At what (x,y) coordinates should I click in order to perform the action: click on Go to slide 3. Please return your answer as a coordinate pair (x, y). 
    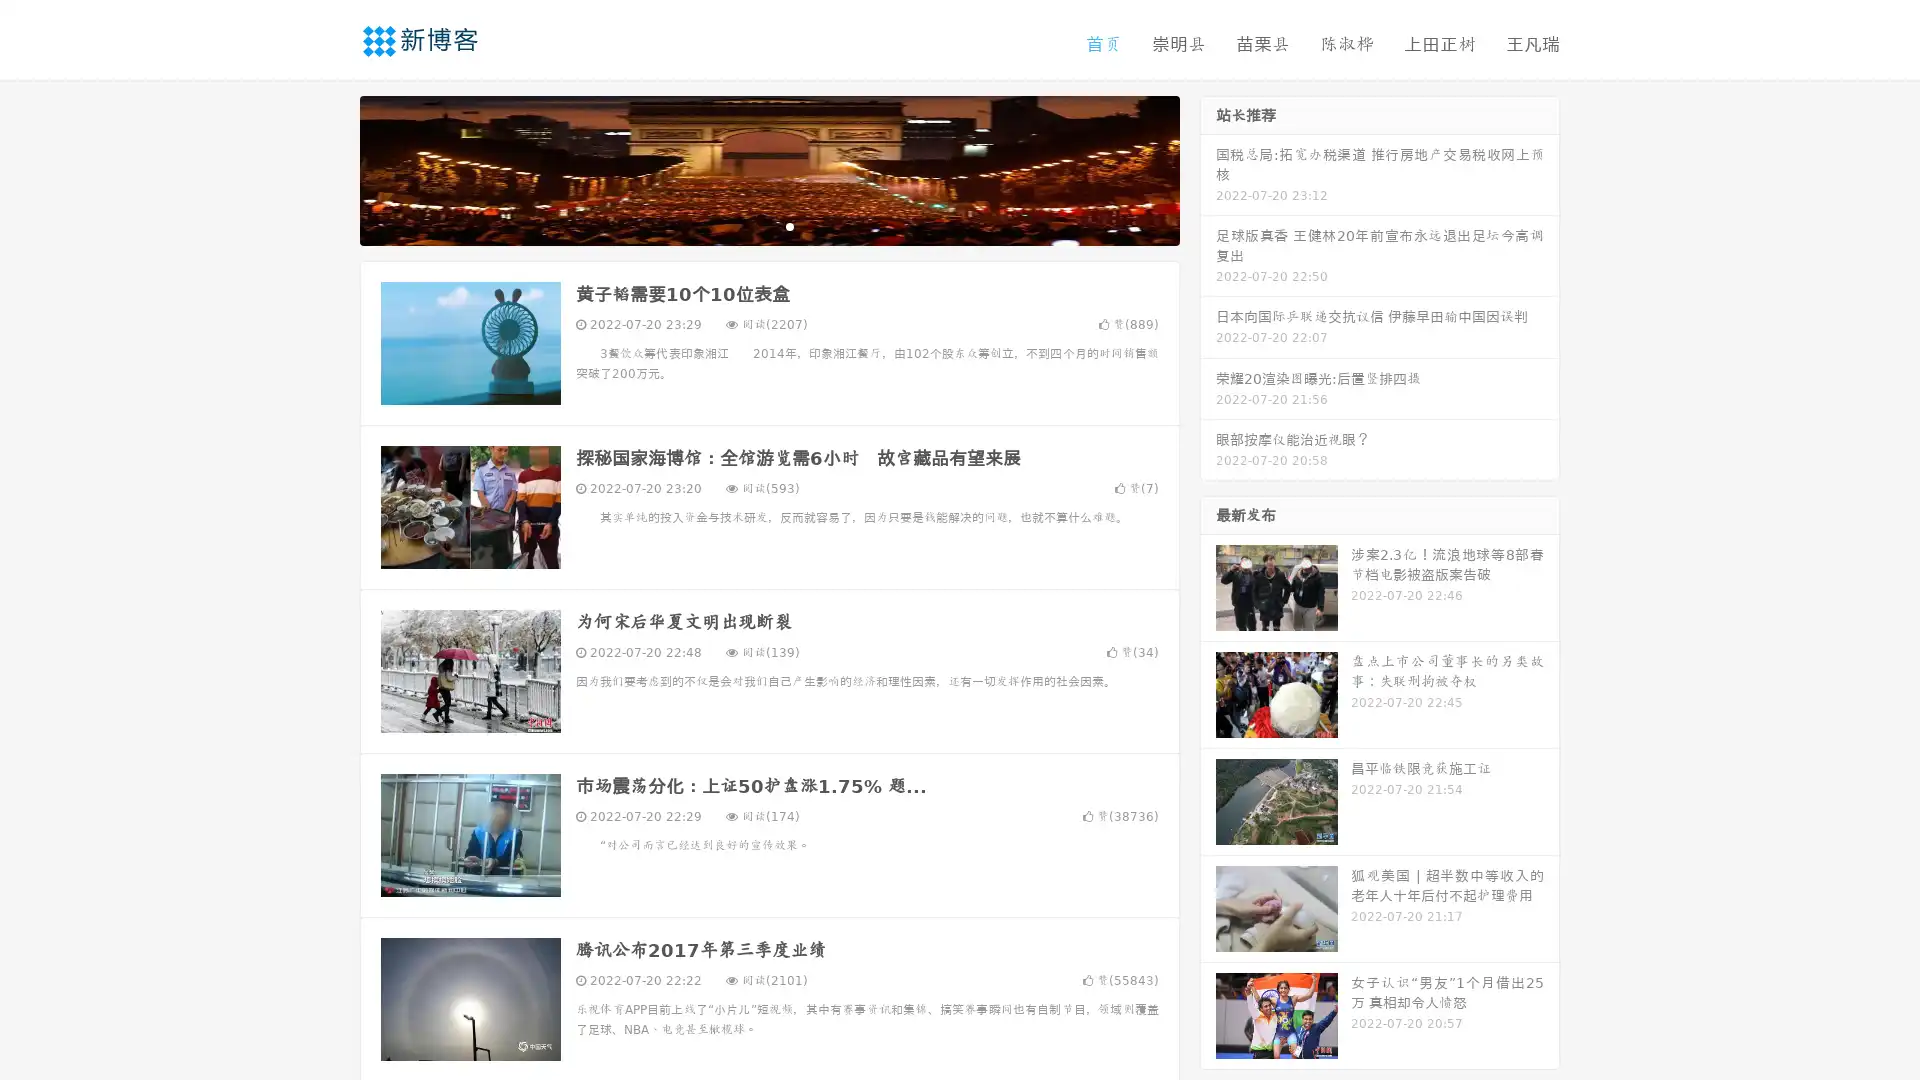
    Looking at the image, I should click on (789, 225).